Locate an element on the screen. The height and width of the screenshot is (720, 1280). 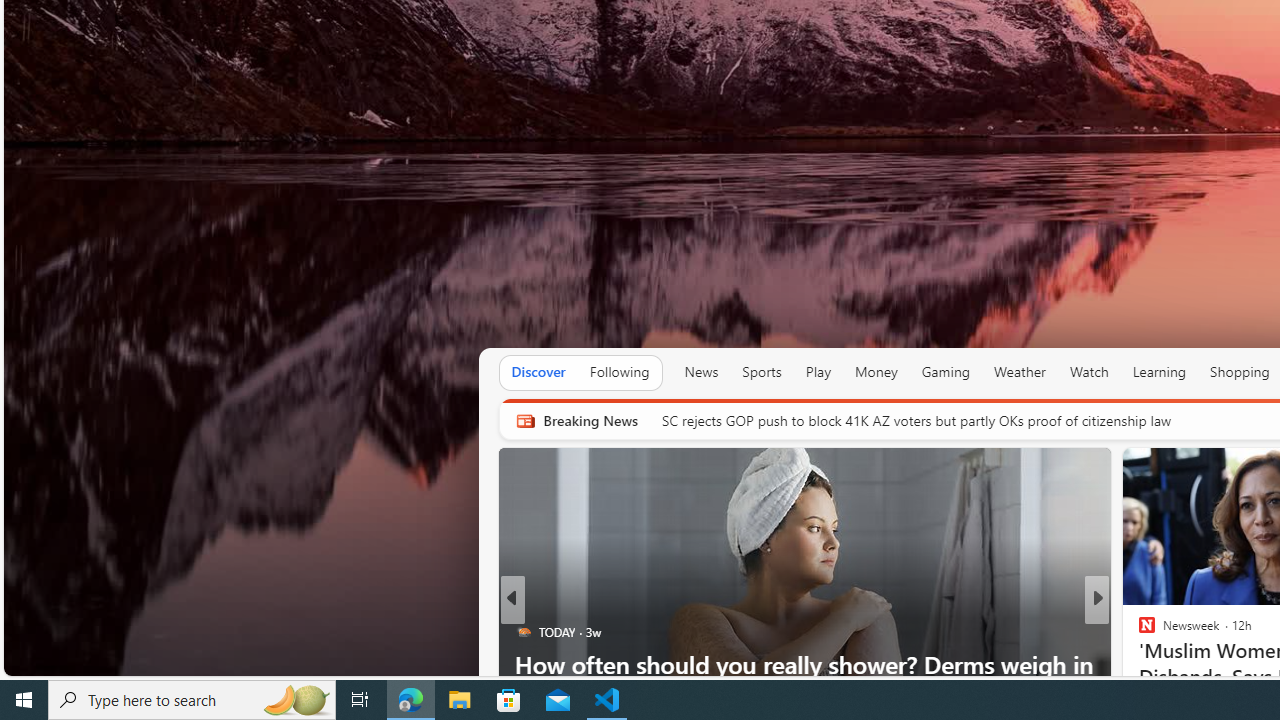
'Gaming' is located at coordinates (944, 371).